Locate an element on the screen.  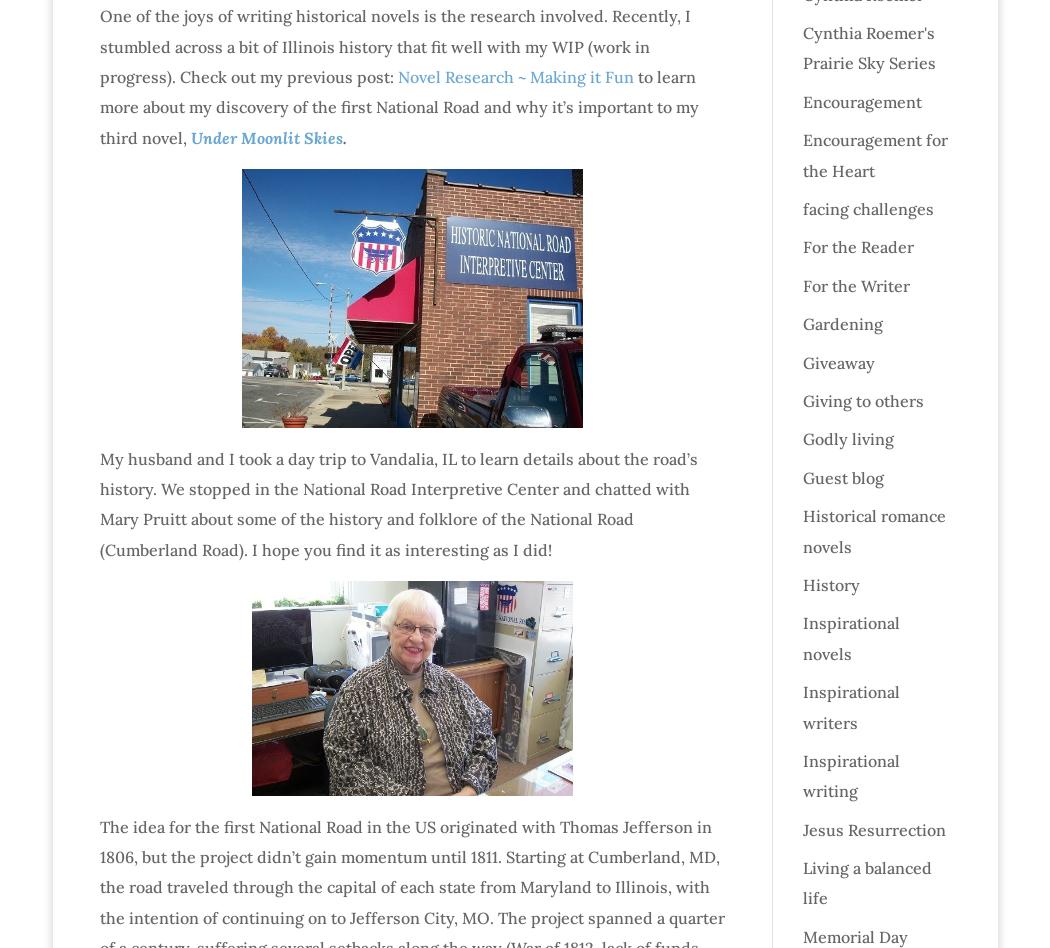
'History' is located at coordinates (830, 583).